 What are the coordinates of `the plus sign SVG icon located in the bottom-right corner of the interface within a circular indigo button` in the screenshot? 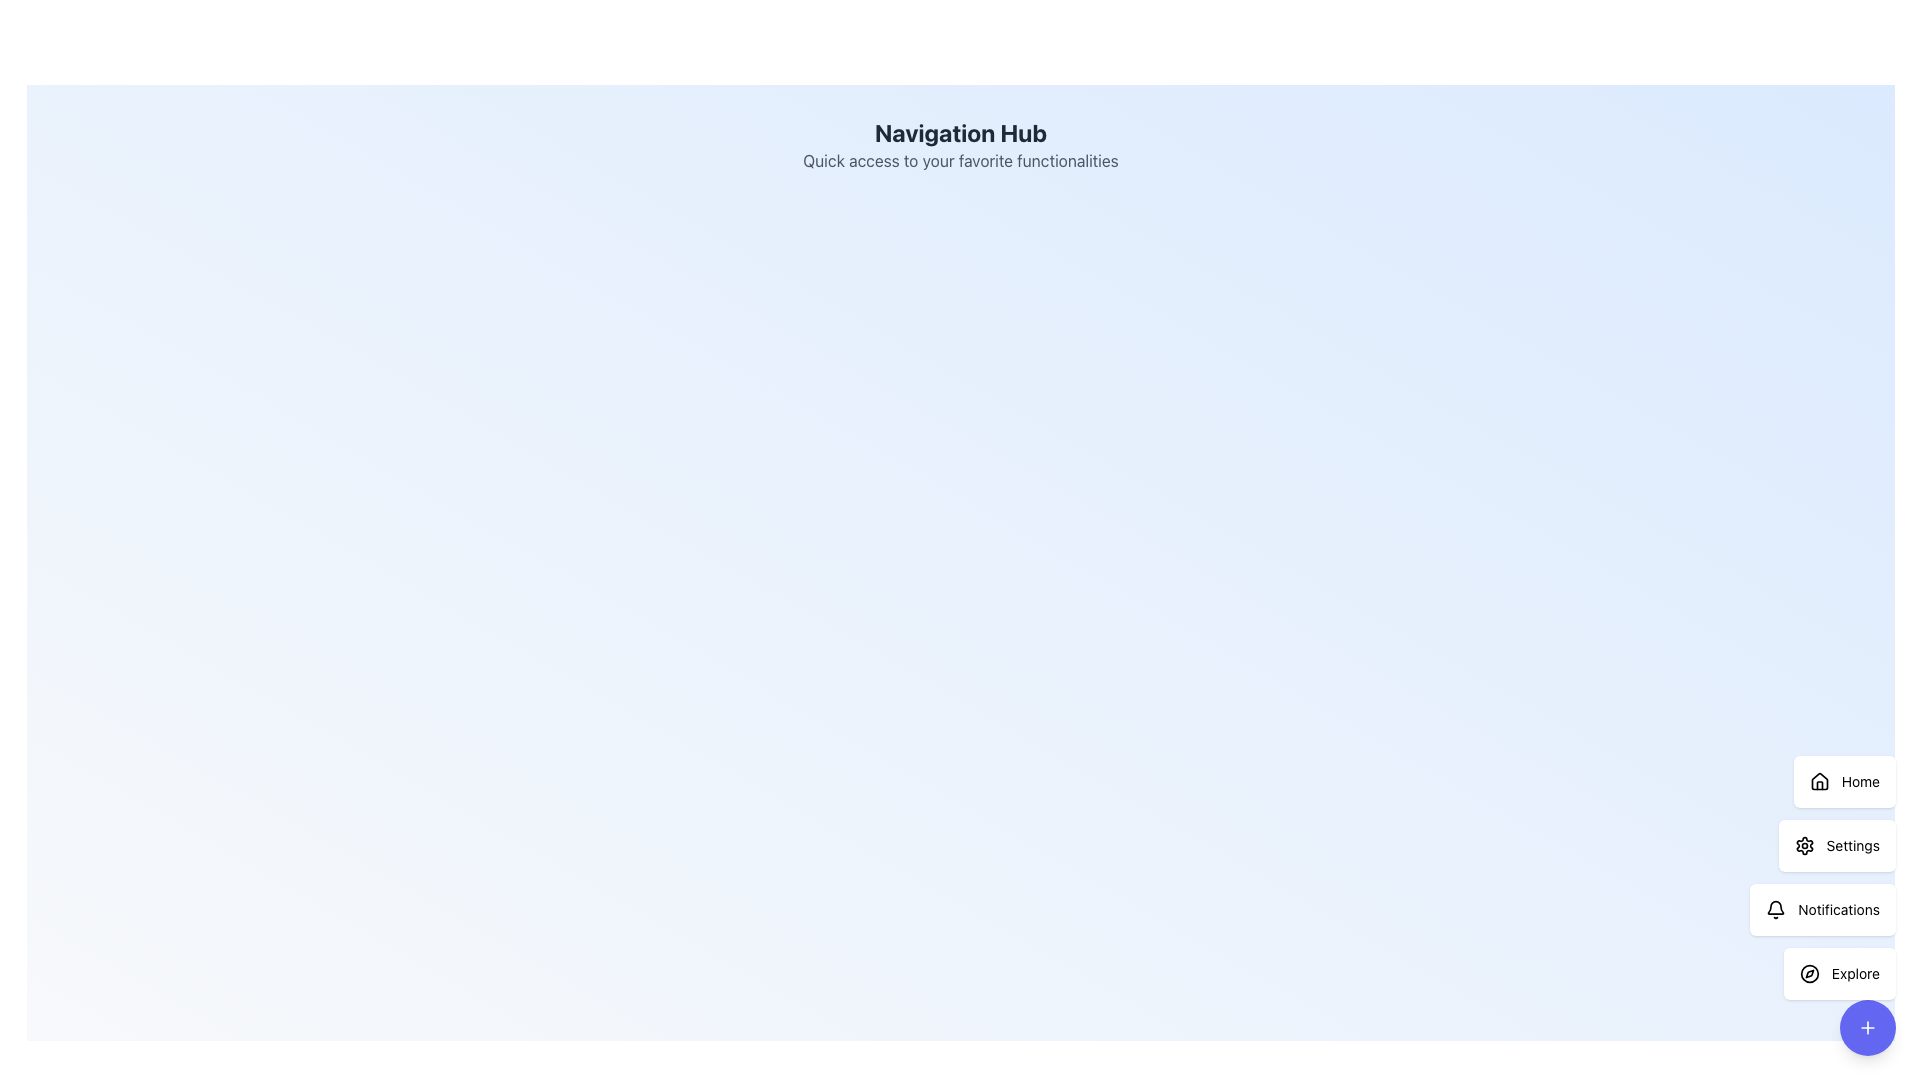 It's located at (1866, 1028).